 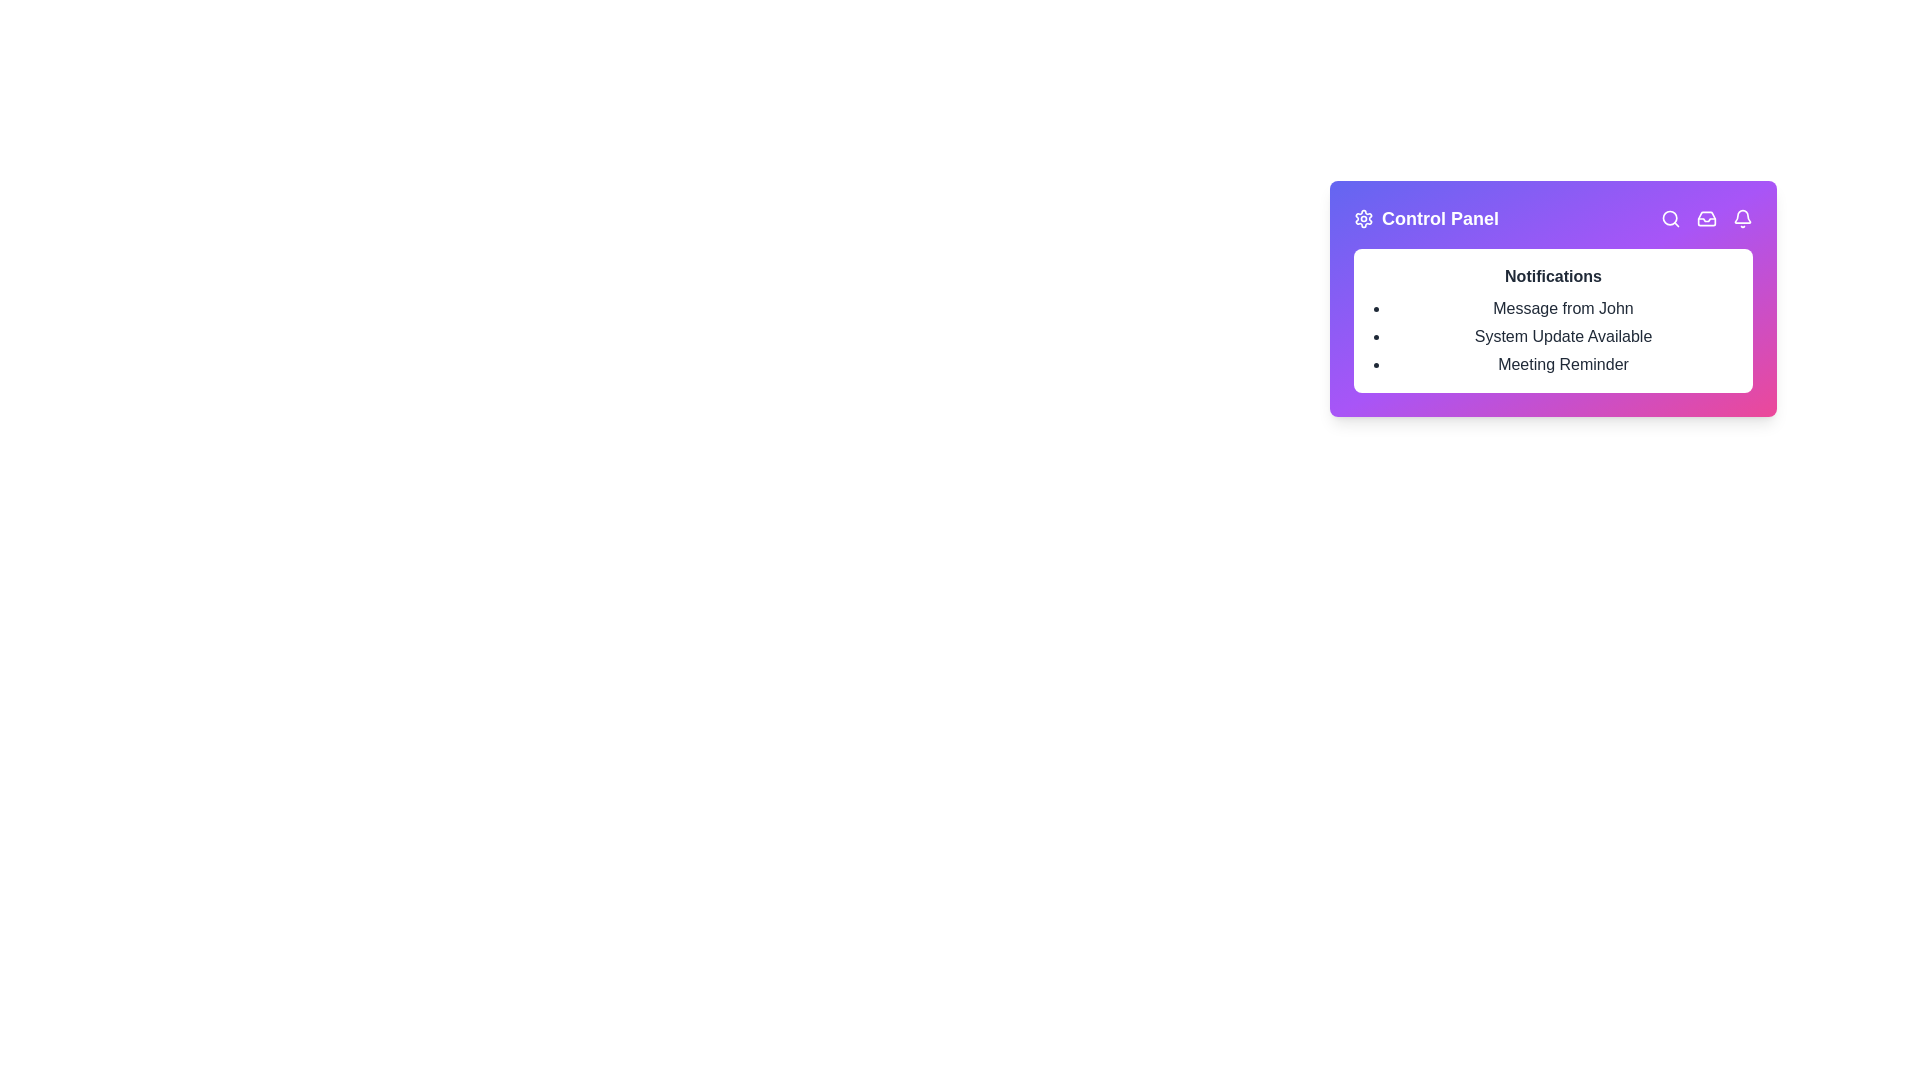 What do you see at coordinates (1424, 219) in the screenshot?
I see `the 'Control Panel' button to toggle the visibility of the menu` at bounding box center [1424, 219].